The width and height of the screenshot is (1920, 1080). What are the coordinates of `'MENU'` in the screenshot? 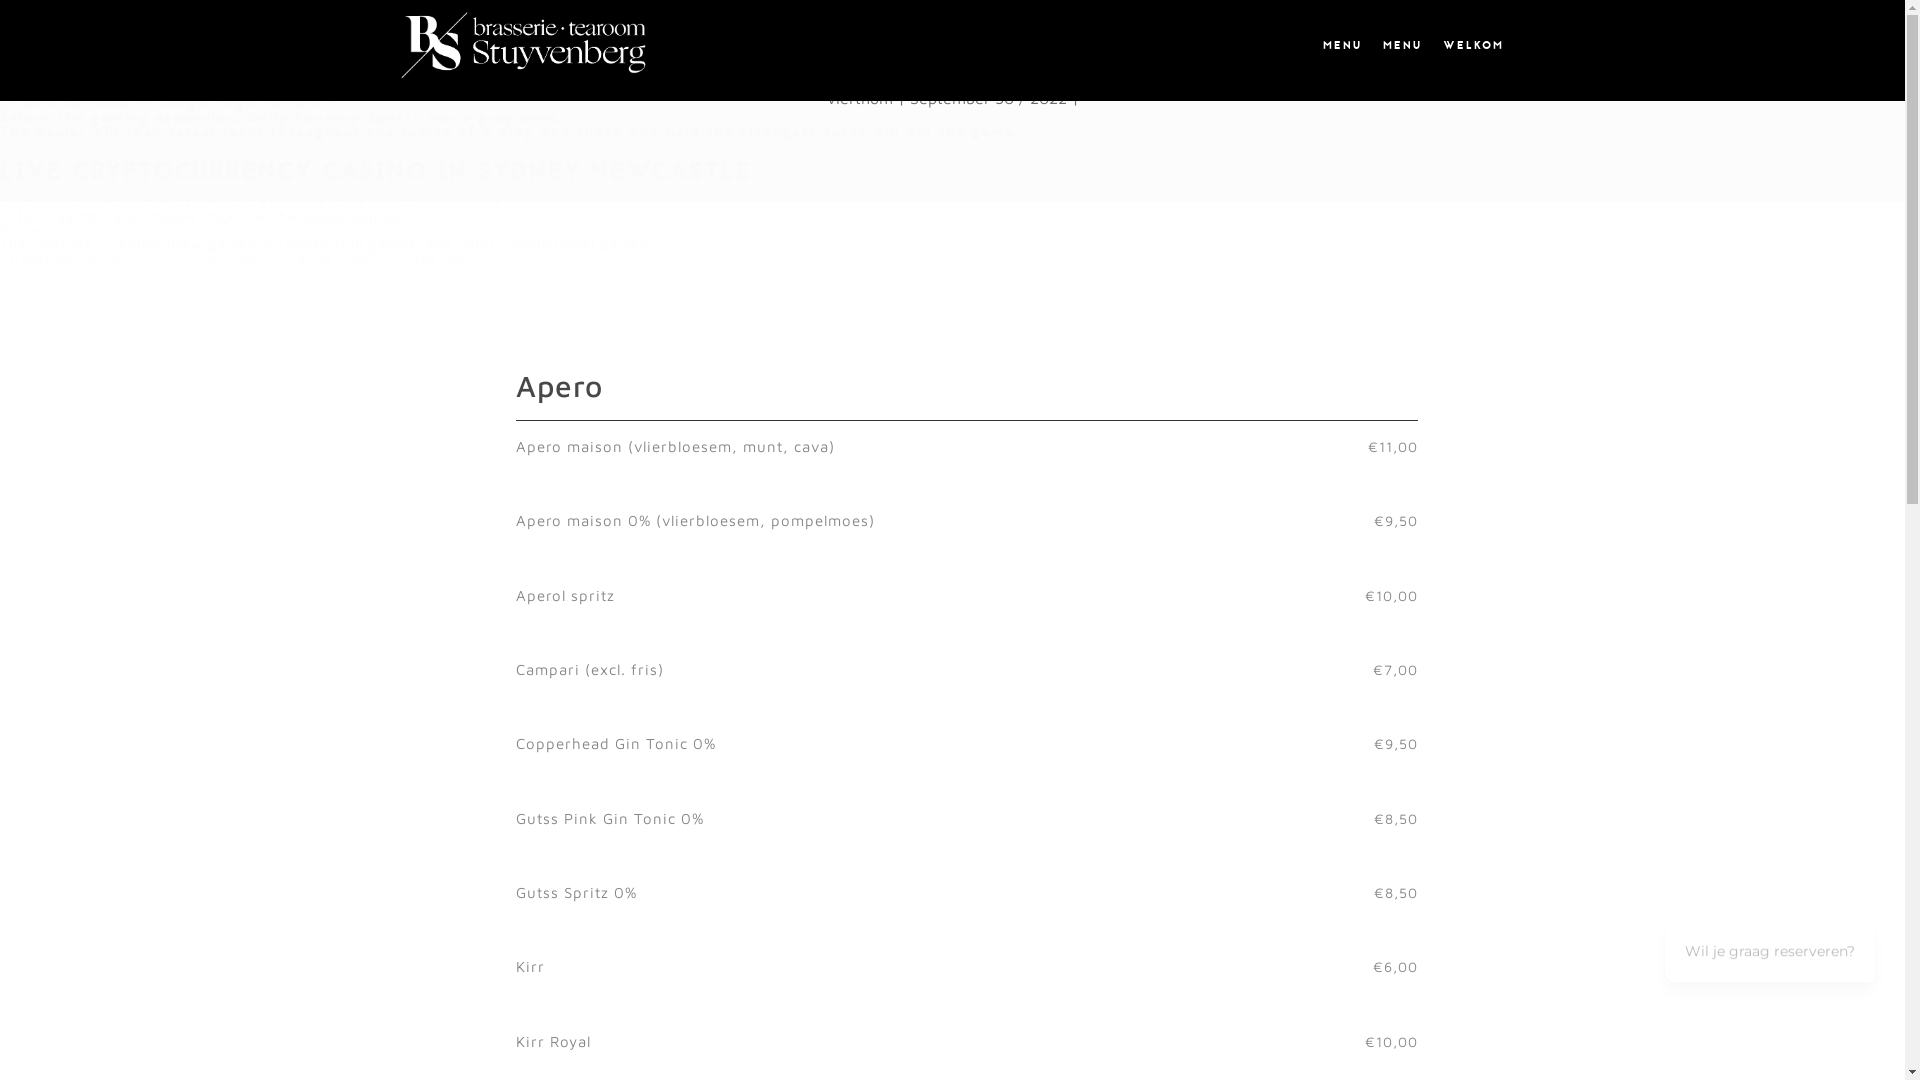 It's located at (1340, 45).